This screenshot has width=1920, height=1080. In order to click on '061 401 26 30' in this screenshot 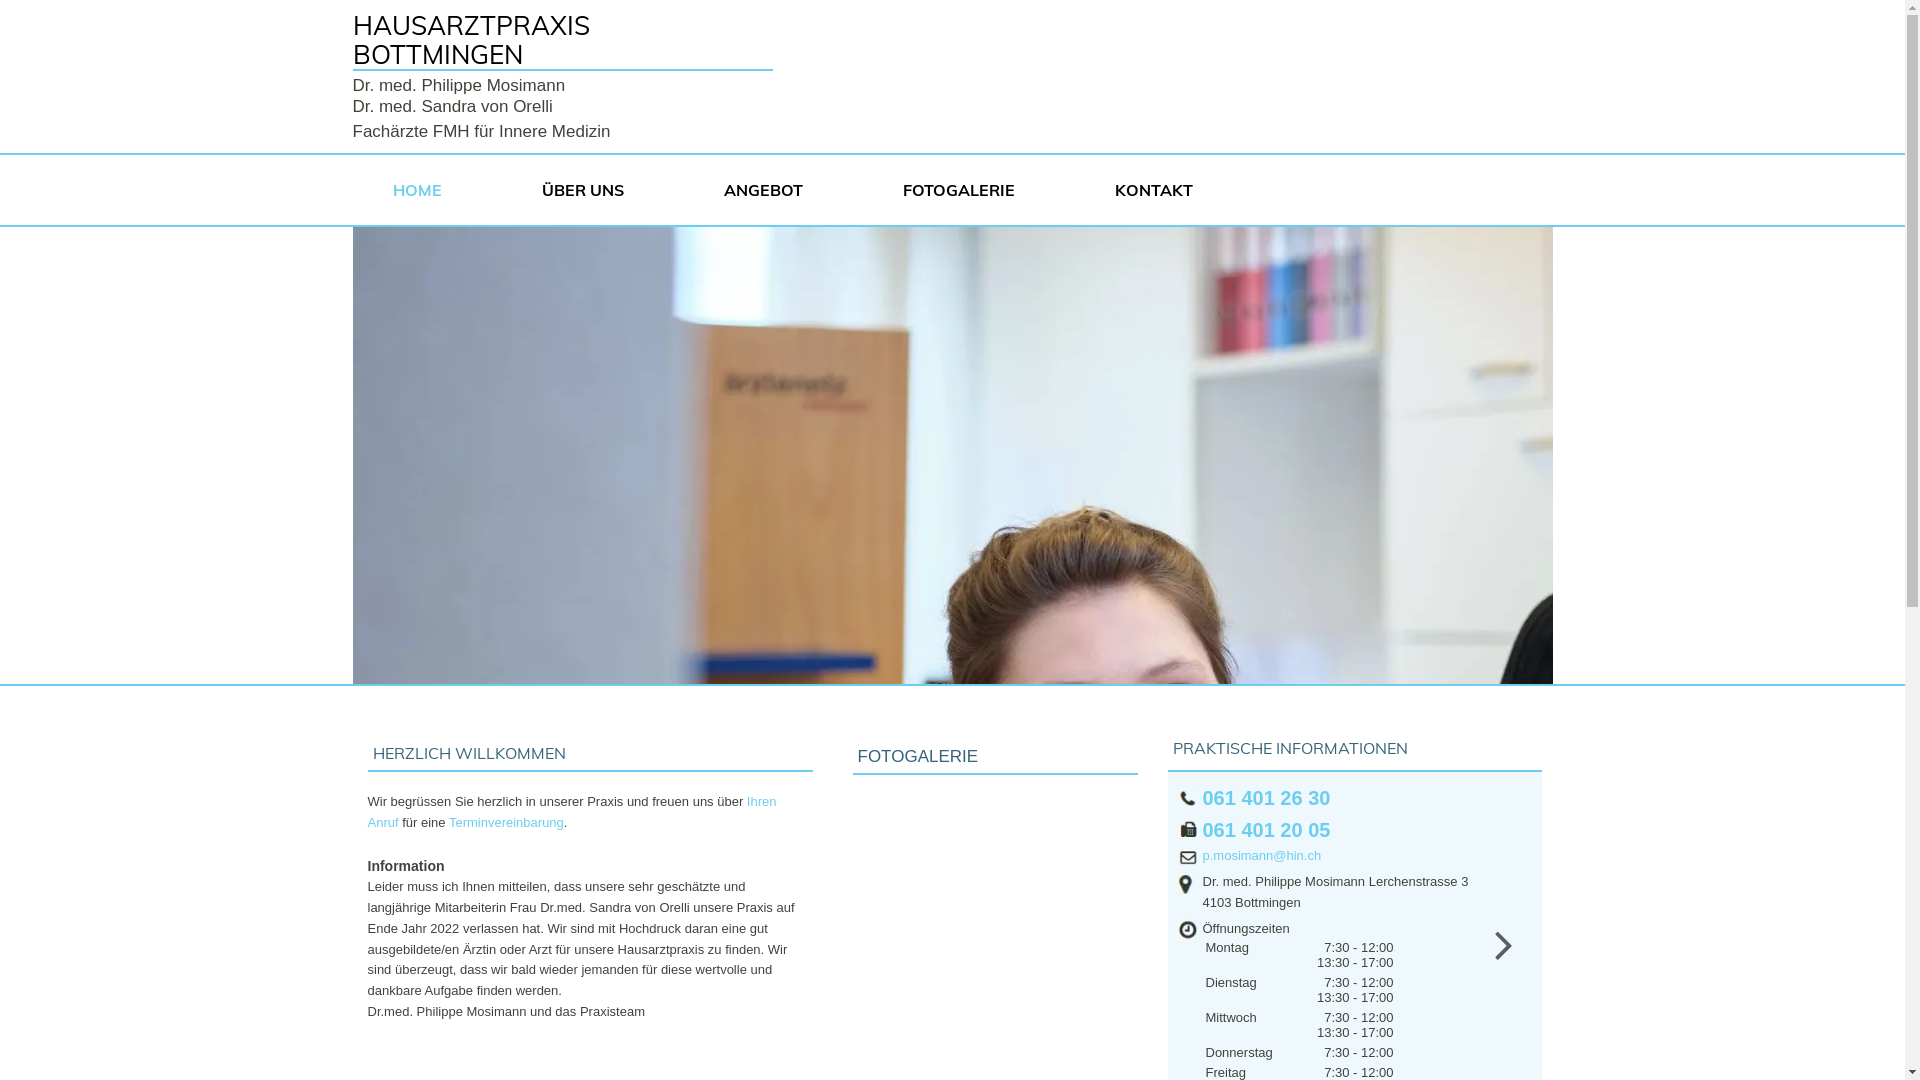, I will do `click(1265, 797)`.